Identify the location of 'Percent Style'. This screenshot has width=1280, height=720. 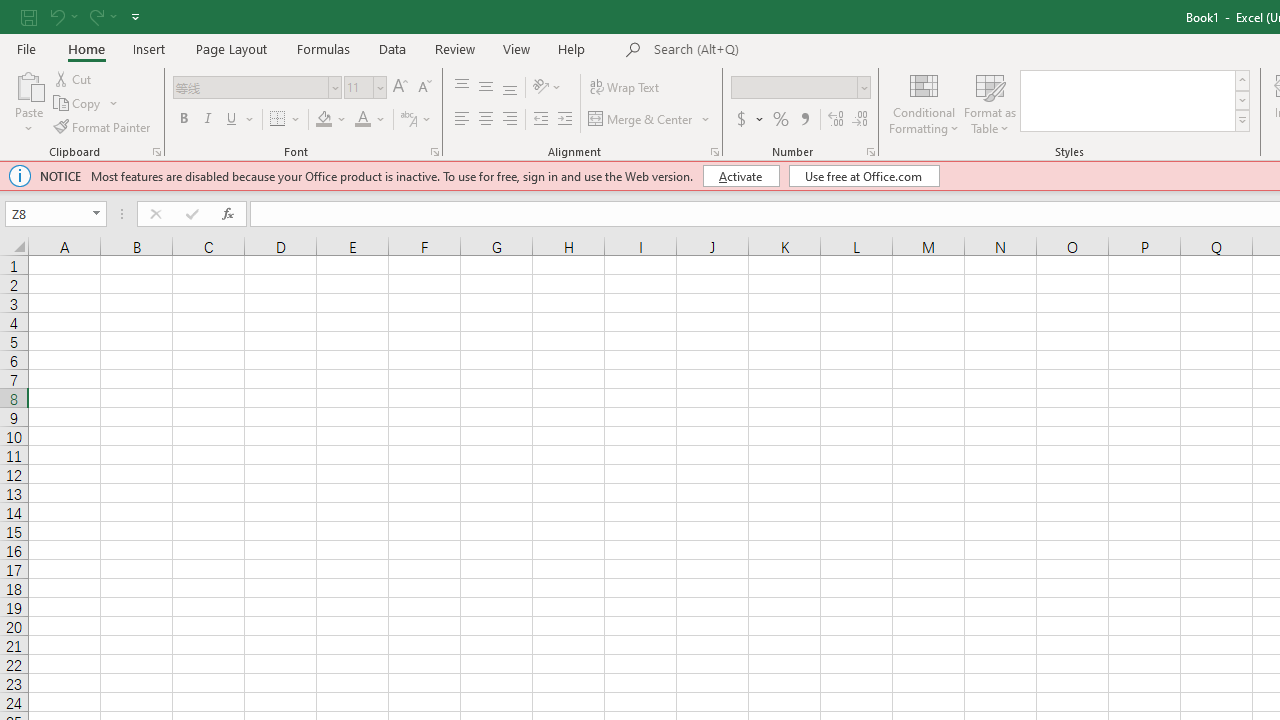
(780, 119).